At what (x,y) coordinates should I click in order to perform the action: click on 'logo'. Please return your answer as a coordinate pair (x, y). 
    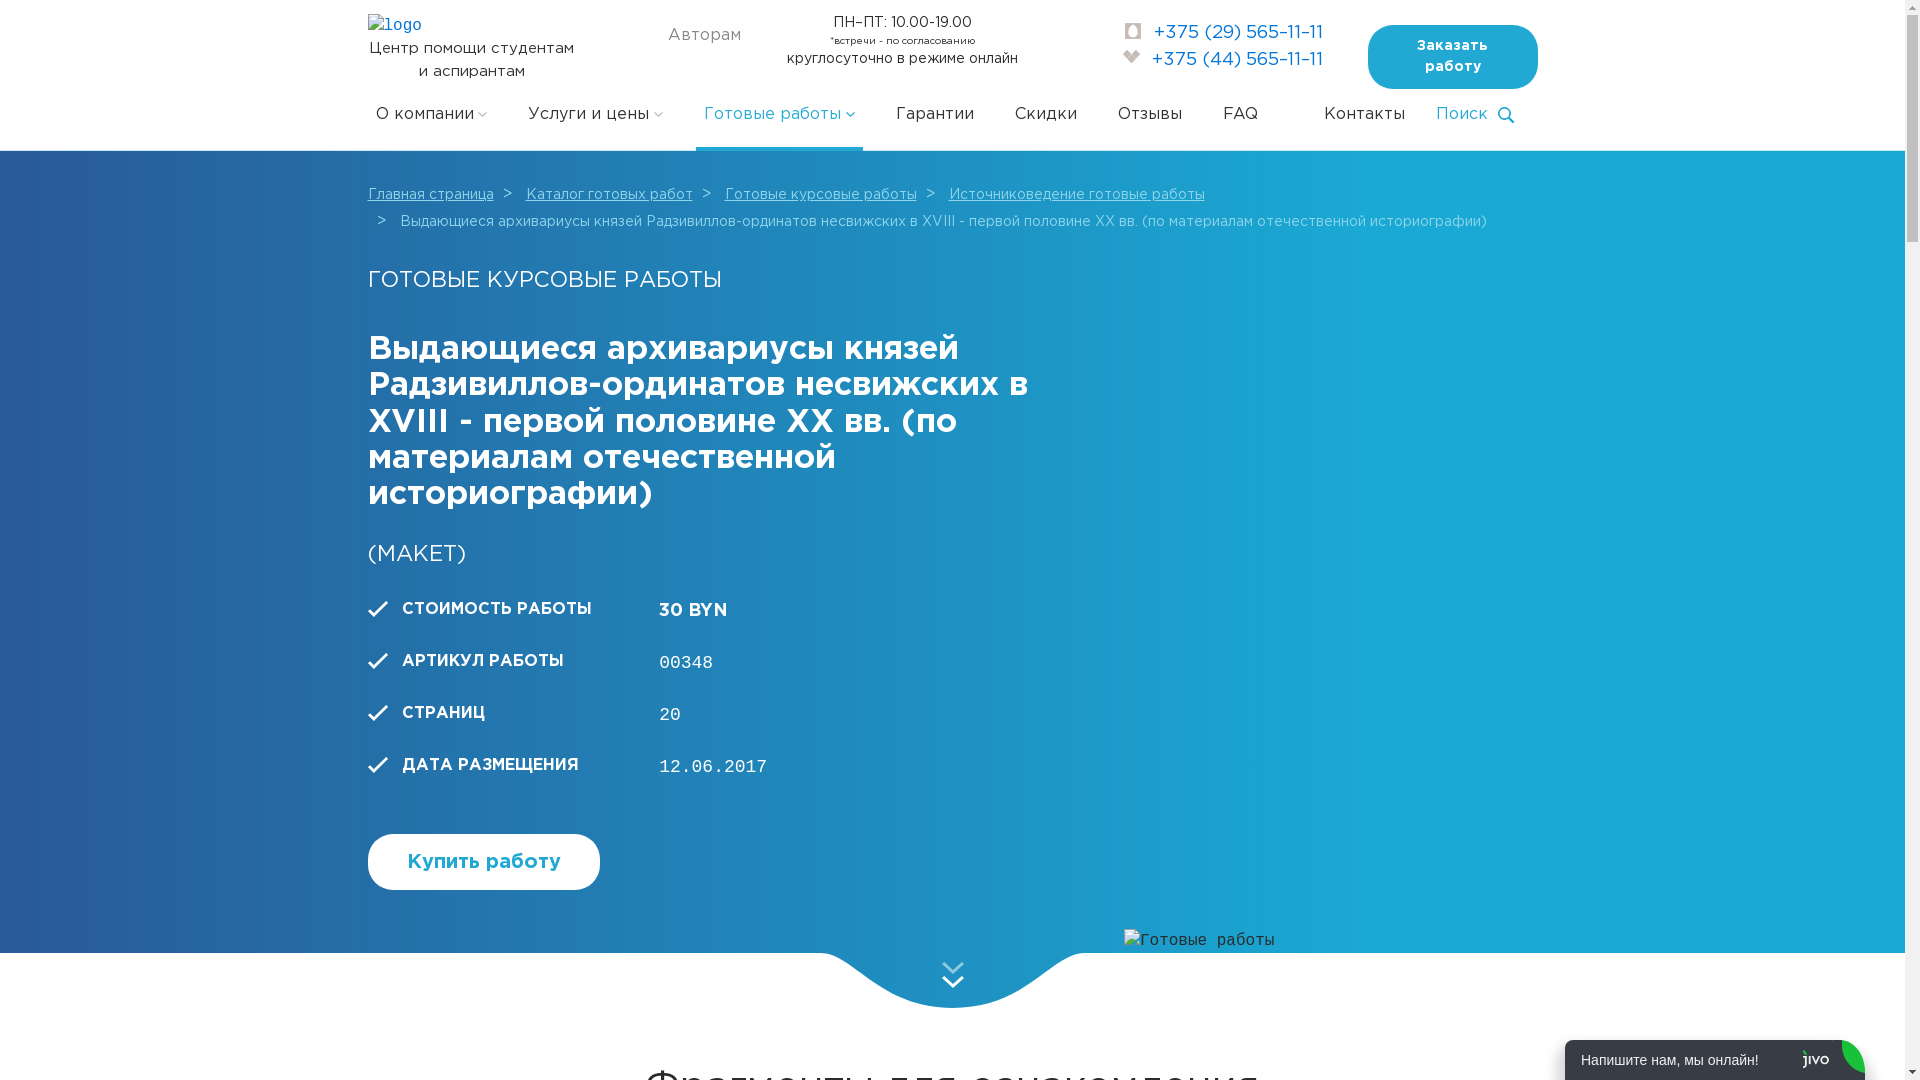
    Looking at the image, I should click on (394, 26).